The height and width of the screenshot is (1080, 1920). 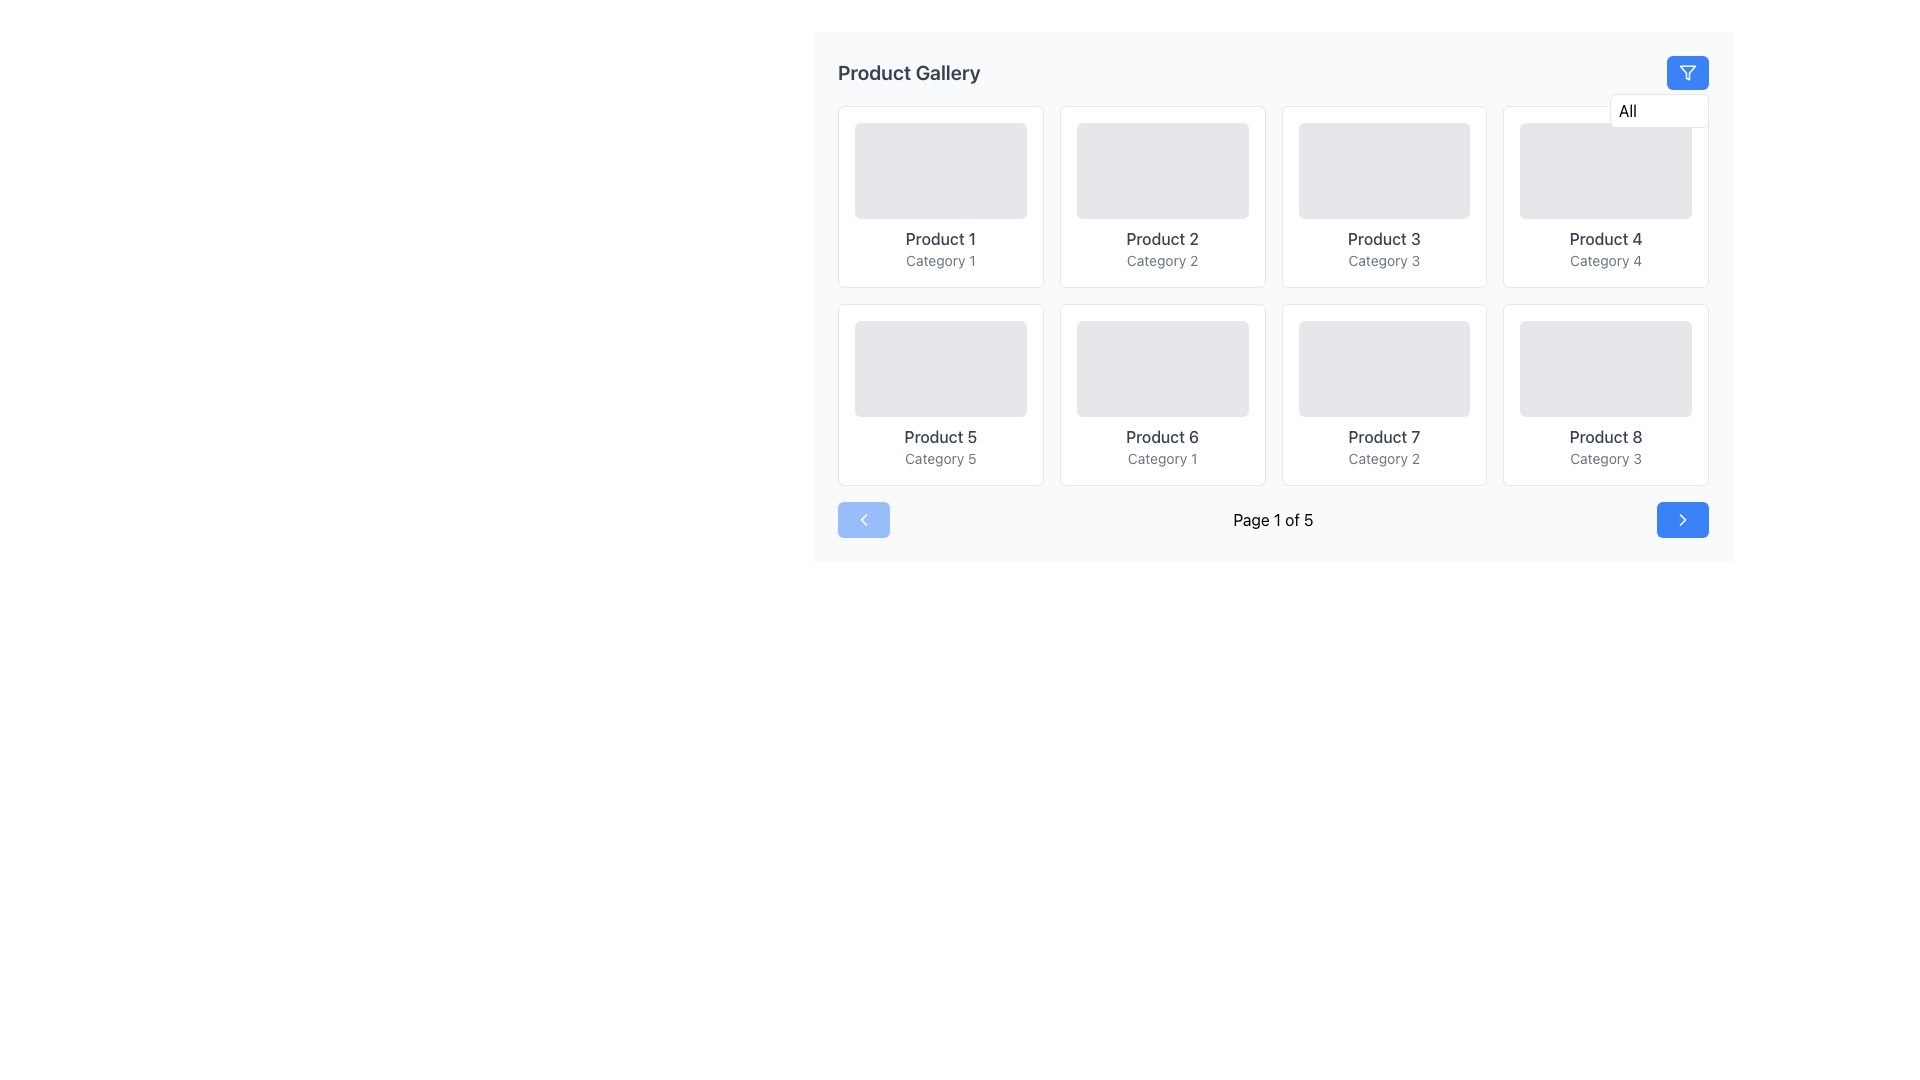 I want to click on the dropdown menu displaying 'All' in the top-right corner of the interface, so click(x=1659, y=111).